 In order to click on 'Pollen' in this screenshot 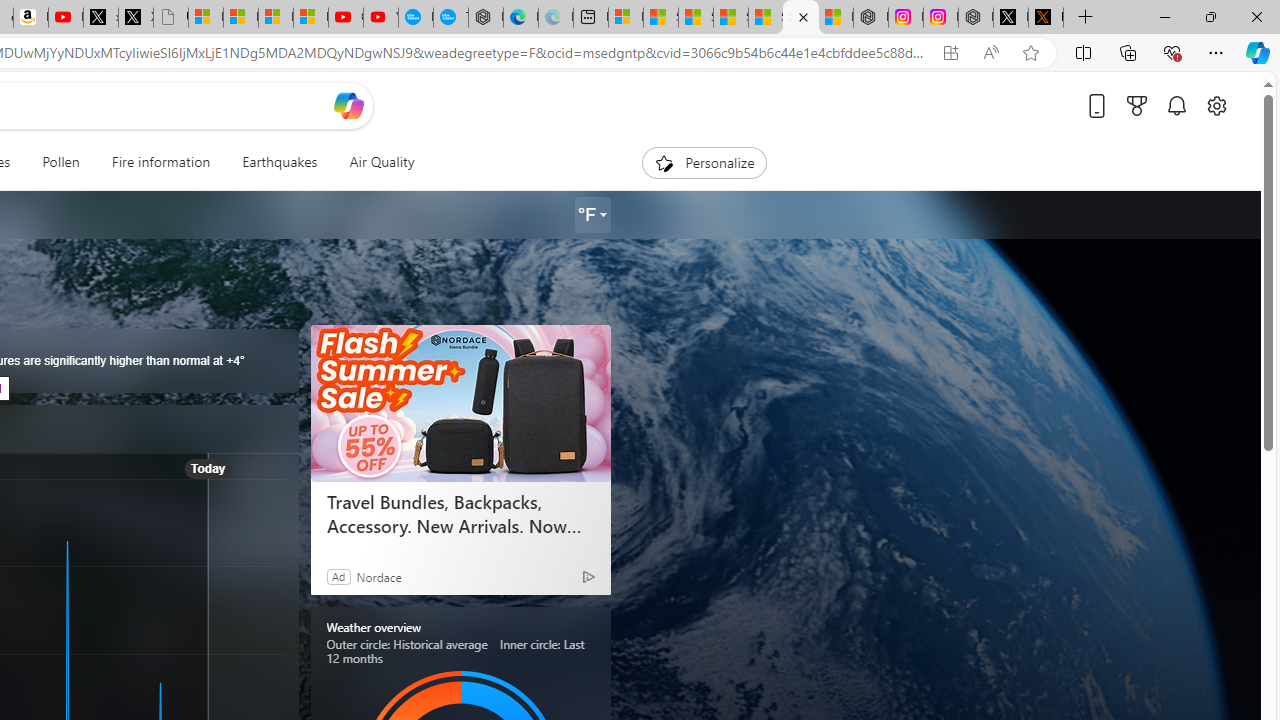, I will do `click(60, 162)`.